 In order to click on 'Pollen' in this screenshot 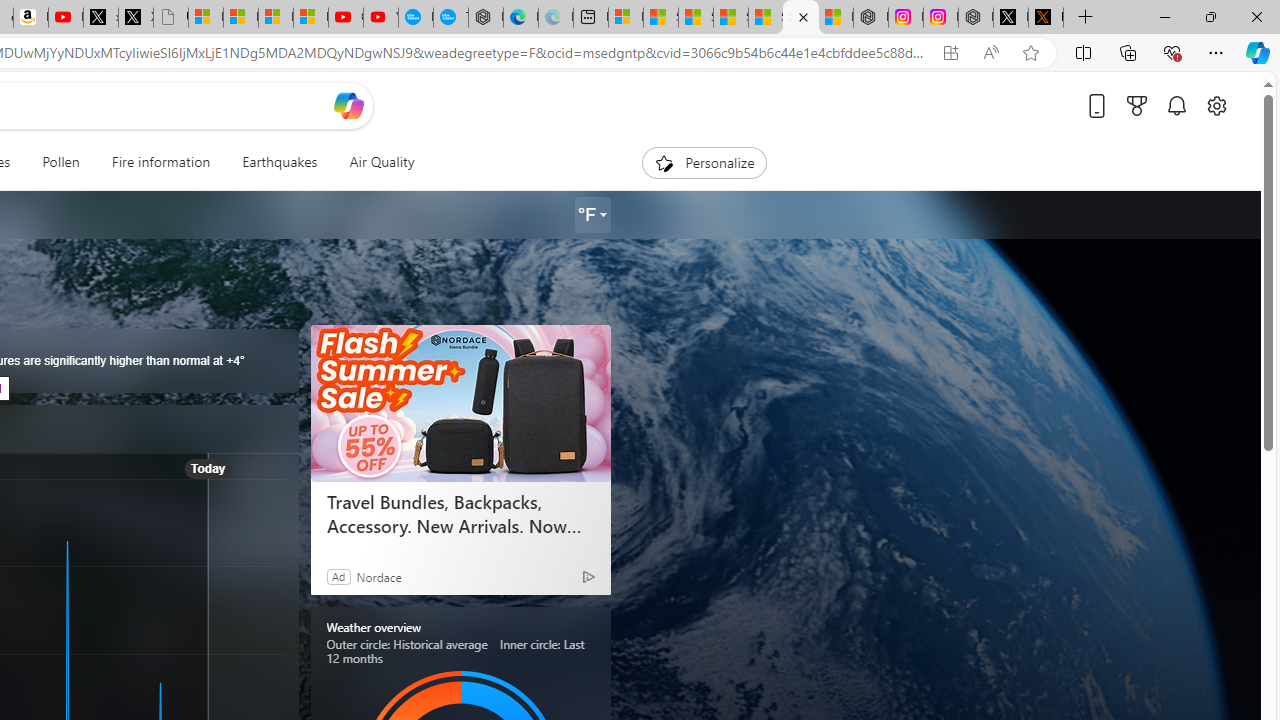, I will do `click(60, 162)`.